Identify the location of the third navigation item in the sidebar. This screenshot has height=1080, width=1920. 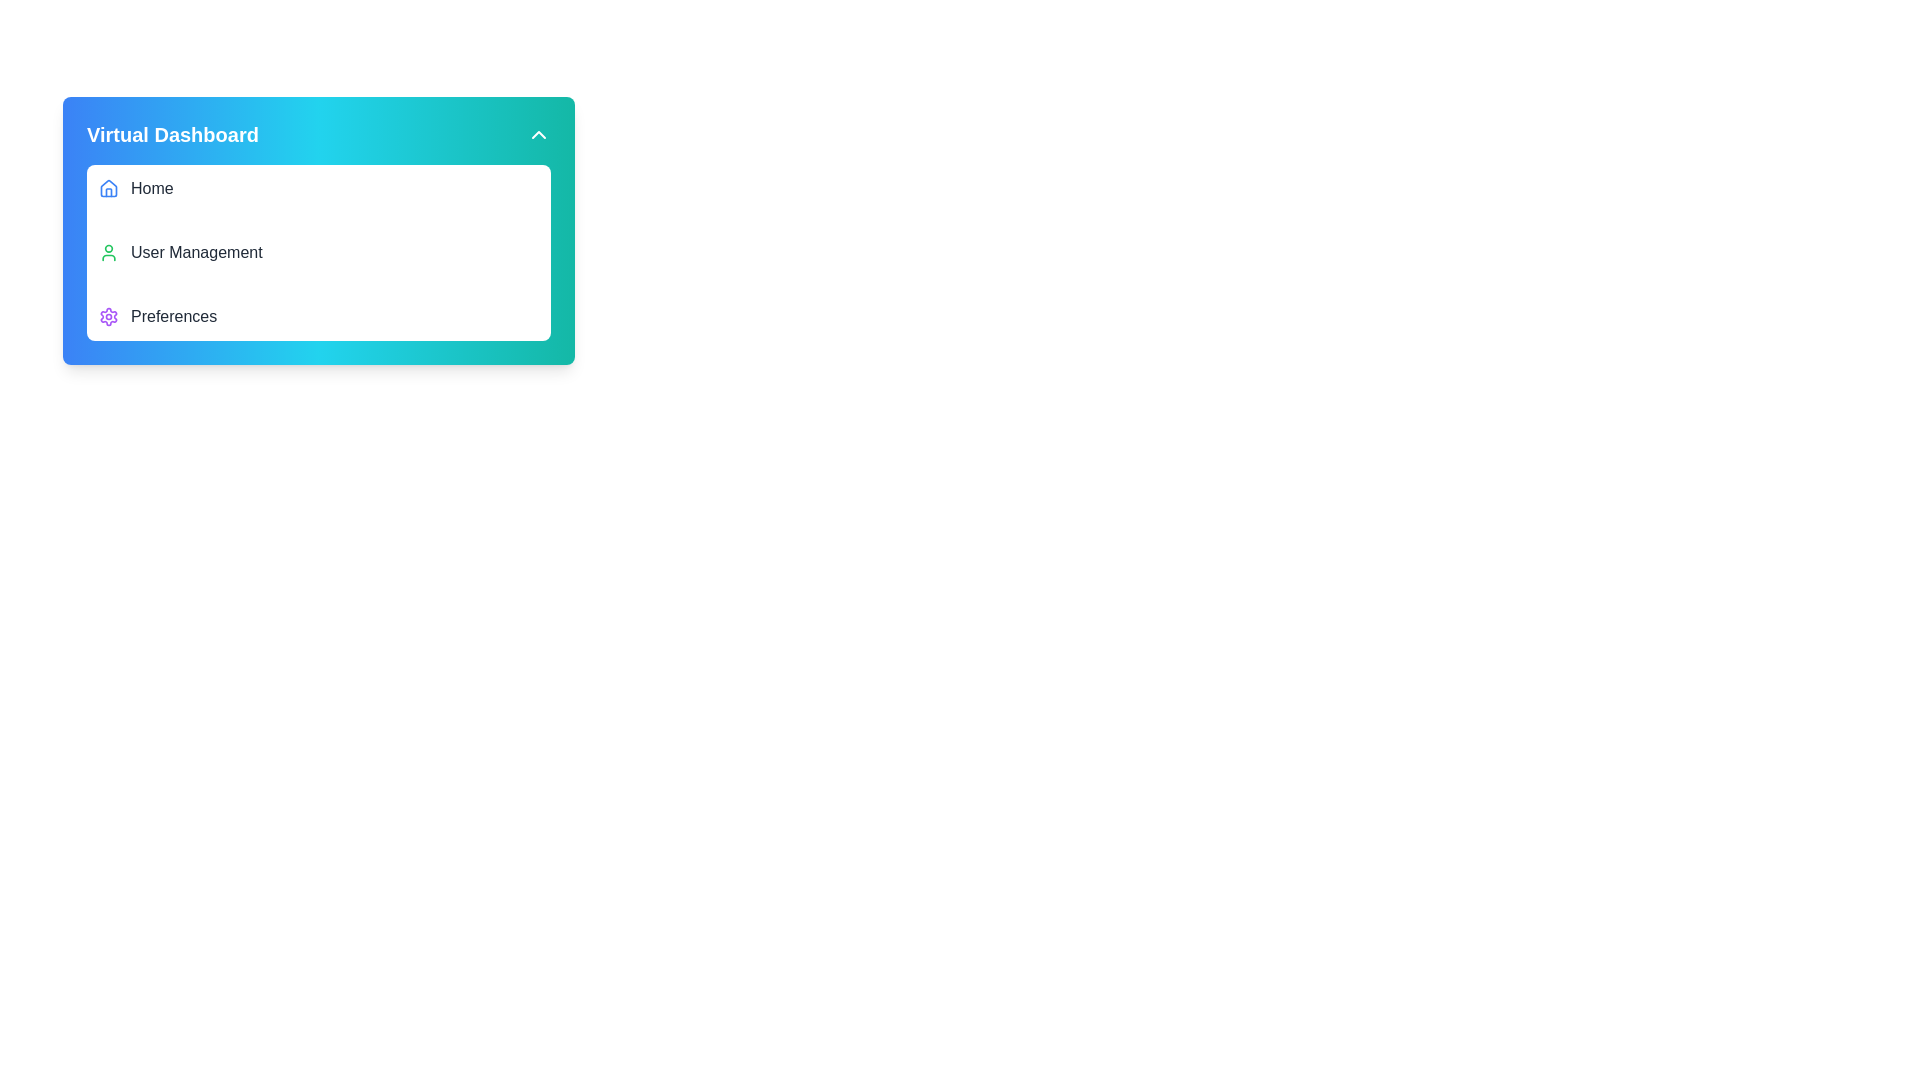
(317, 315).